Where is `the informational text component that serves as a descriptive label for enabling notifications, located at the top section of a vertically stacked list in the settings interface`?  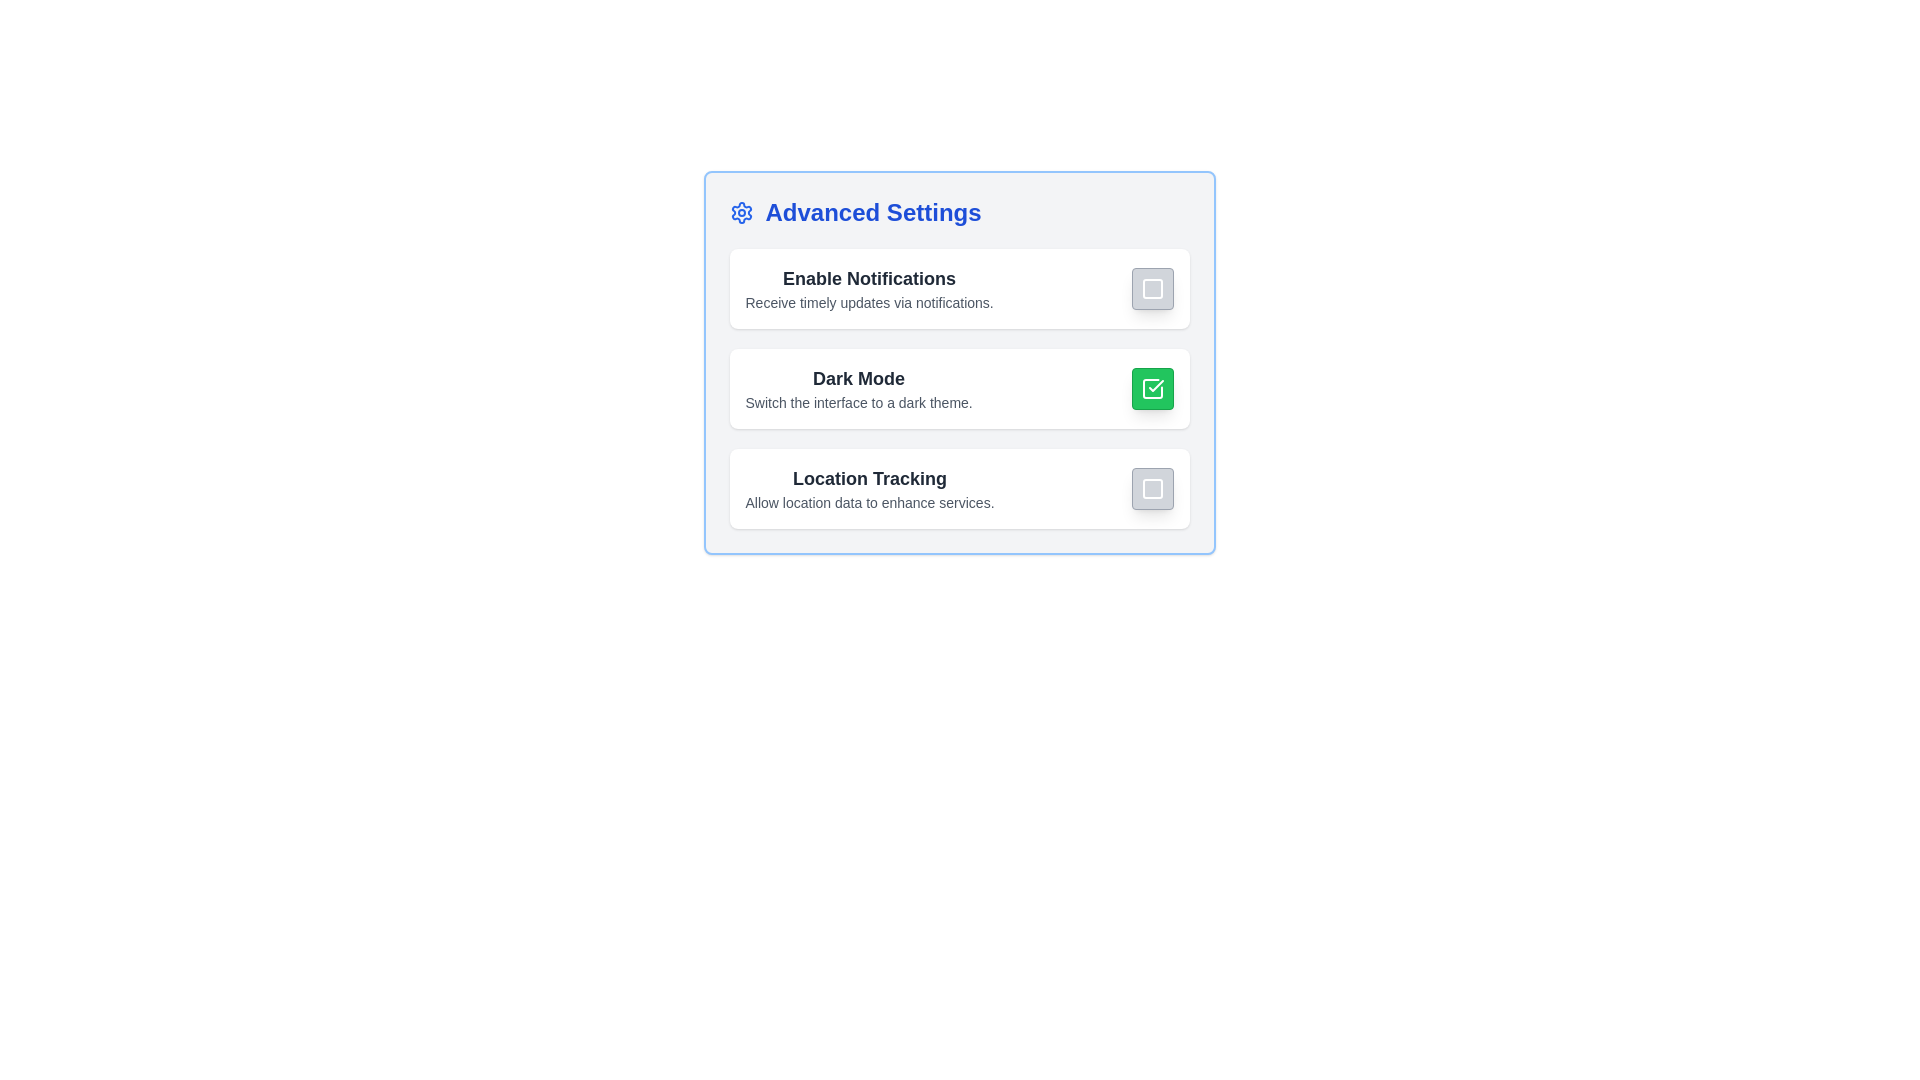
the informational text component that serves as a descriptive label for enabling notifications, located at the top section of a vertically stacked list in the settings interface is located at coordinates (869, 289).